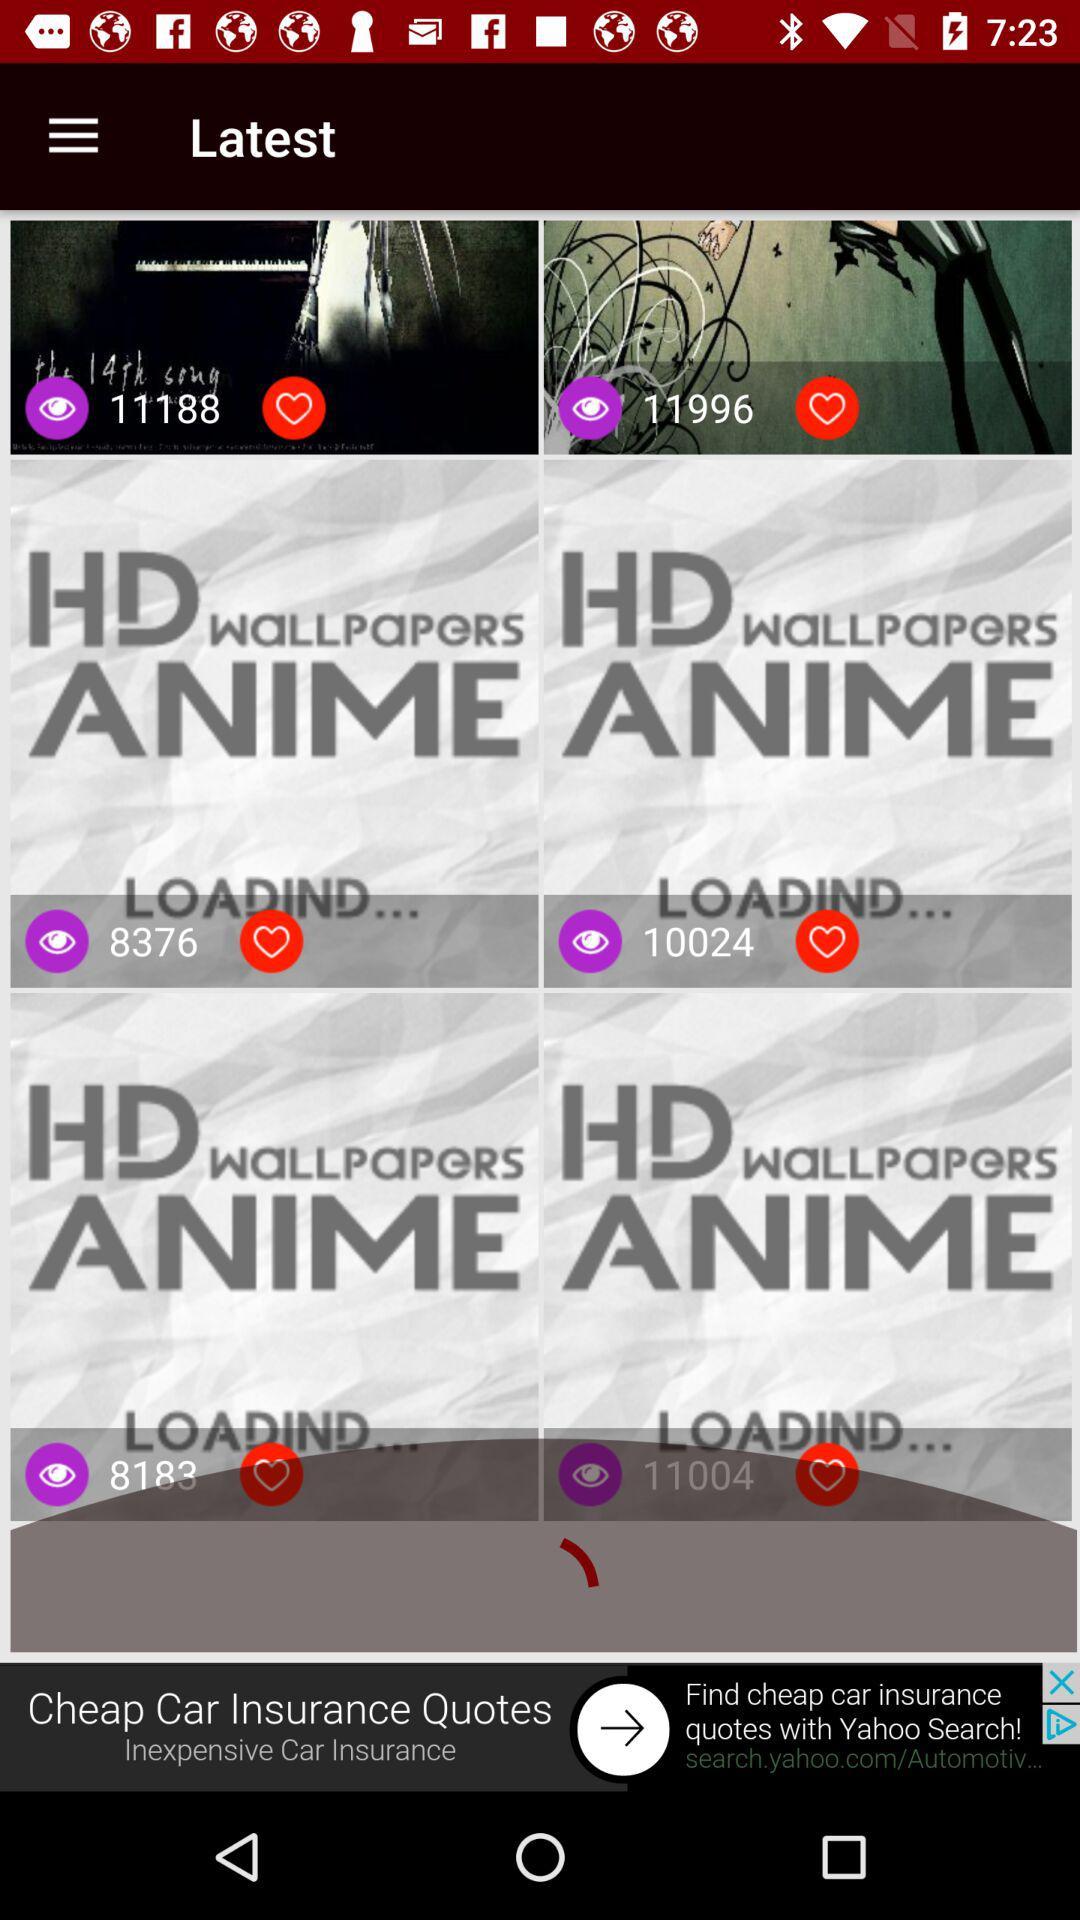 The width and height of the screenshot is (1080, 1920). Describe the element at coordinates (827, 407) in the screenshot. I see `like this` at that location.